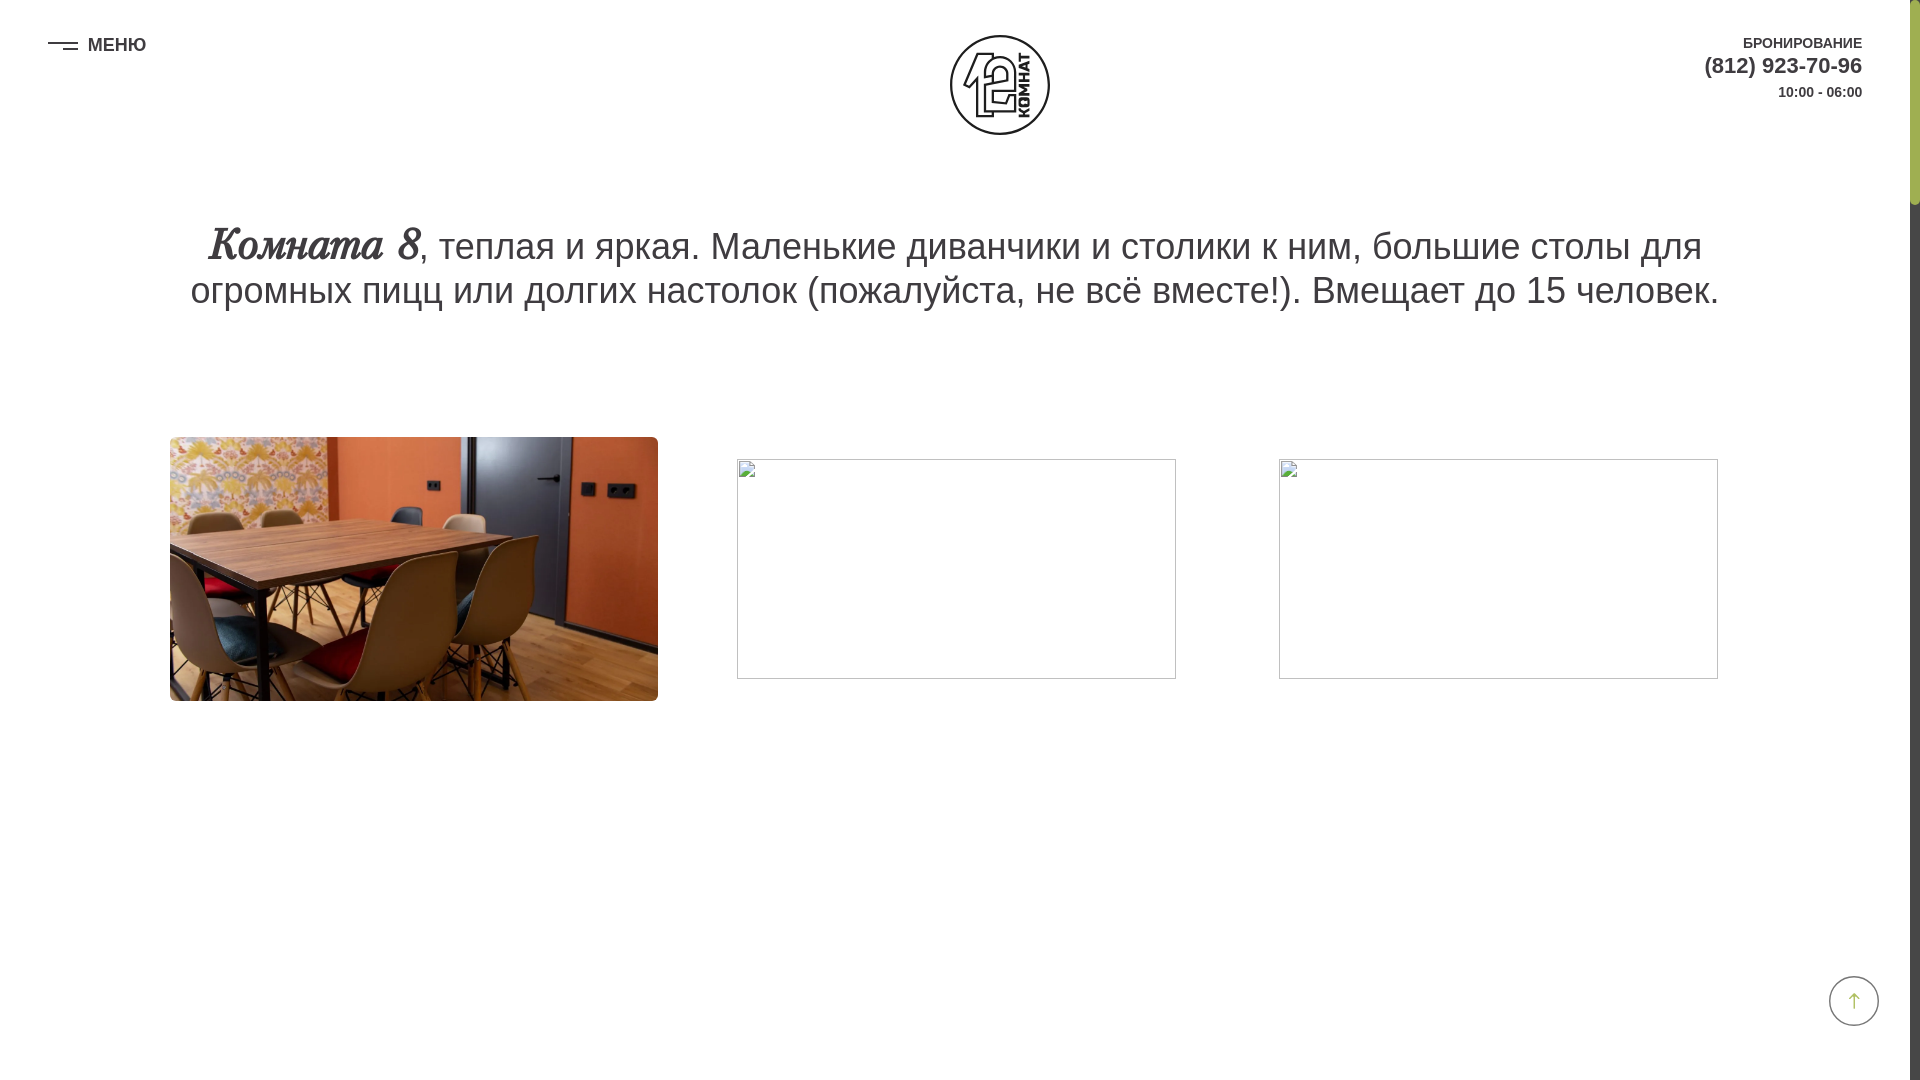  What do you see at coordinates (1703, 64) in the screenshot?
I see `'(812) 923-70-96'` at bounding box center [1703, 64].